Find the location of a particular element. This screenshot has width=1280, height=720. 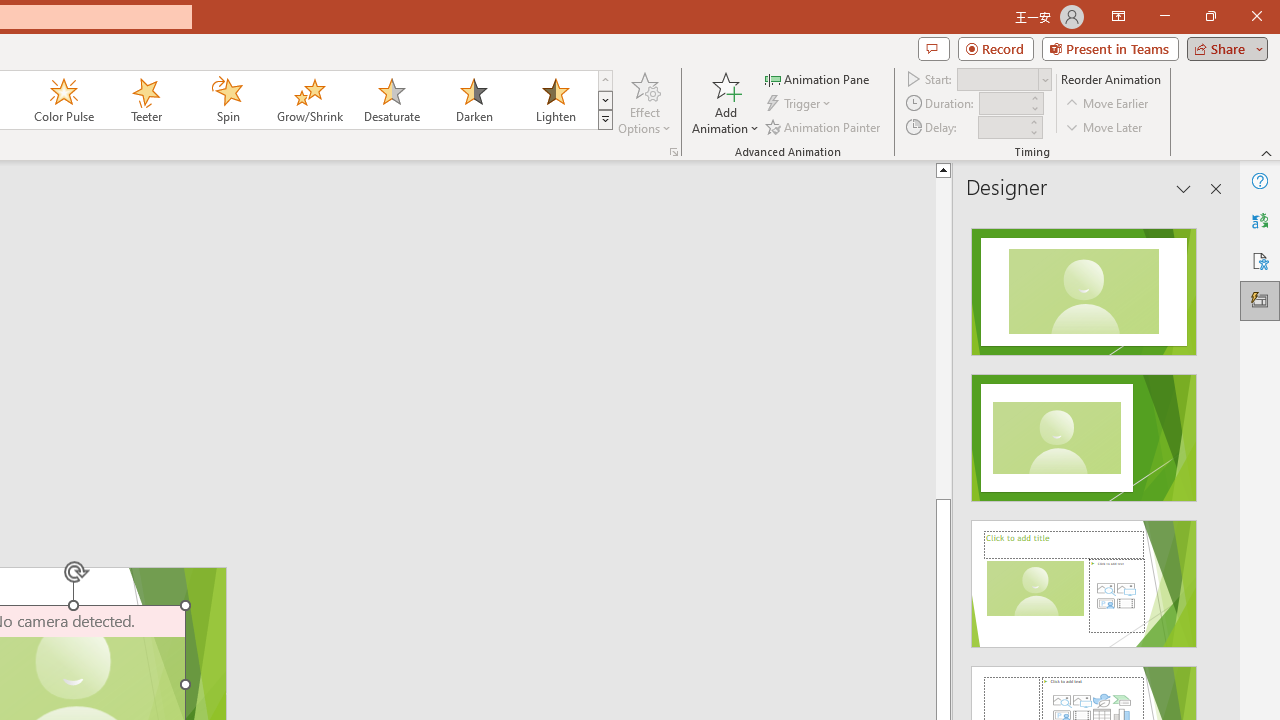

'Color Pulse' is located at coordinates (64, 100).